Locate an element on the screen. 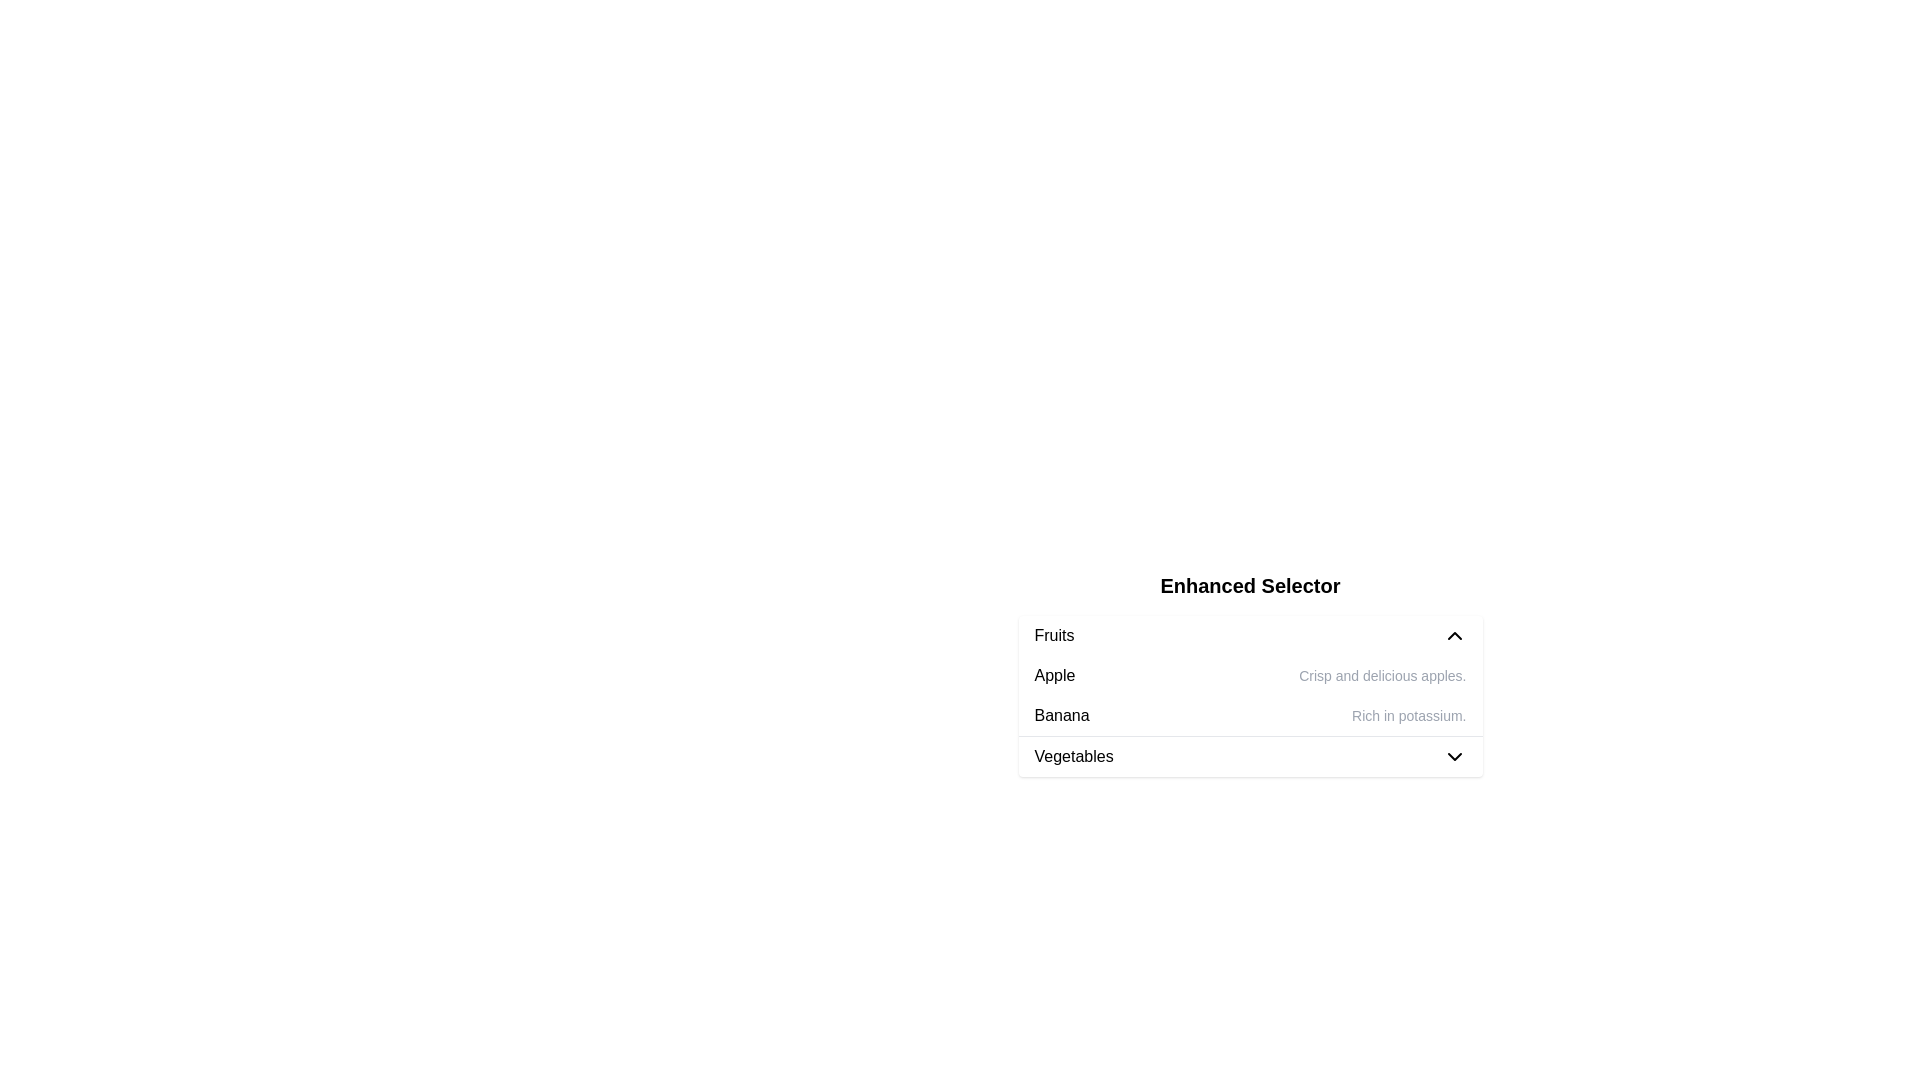 The height and width of the screenshot is (1080, 1920). the list item group containing 'Apple' and 'Banana' titles with their respective subtitles 'Crisp and delicious apples.' and 'Rich in potassium.' under the 'Fruits' category is located at coordinates (1249, 694).